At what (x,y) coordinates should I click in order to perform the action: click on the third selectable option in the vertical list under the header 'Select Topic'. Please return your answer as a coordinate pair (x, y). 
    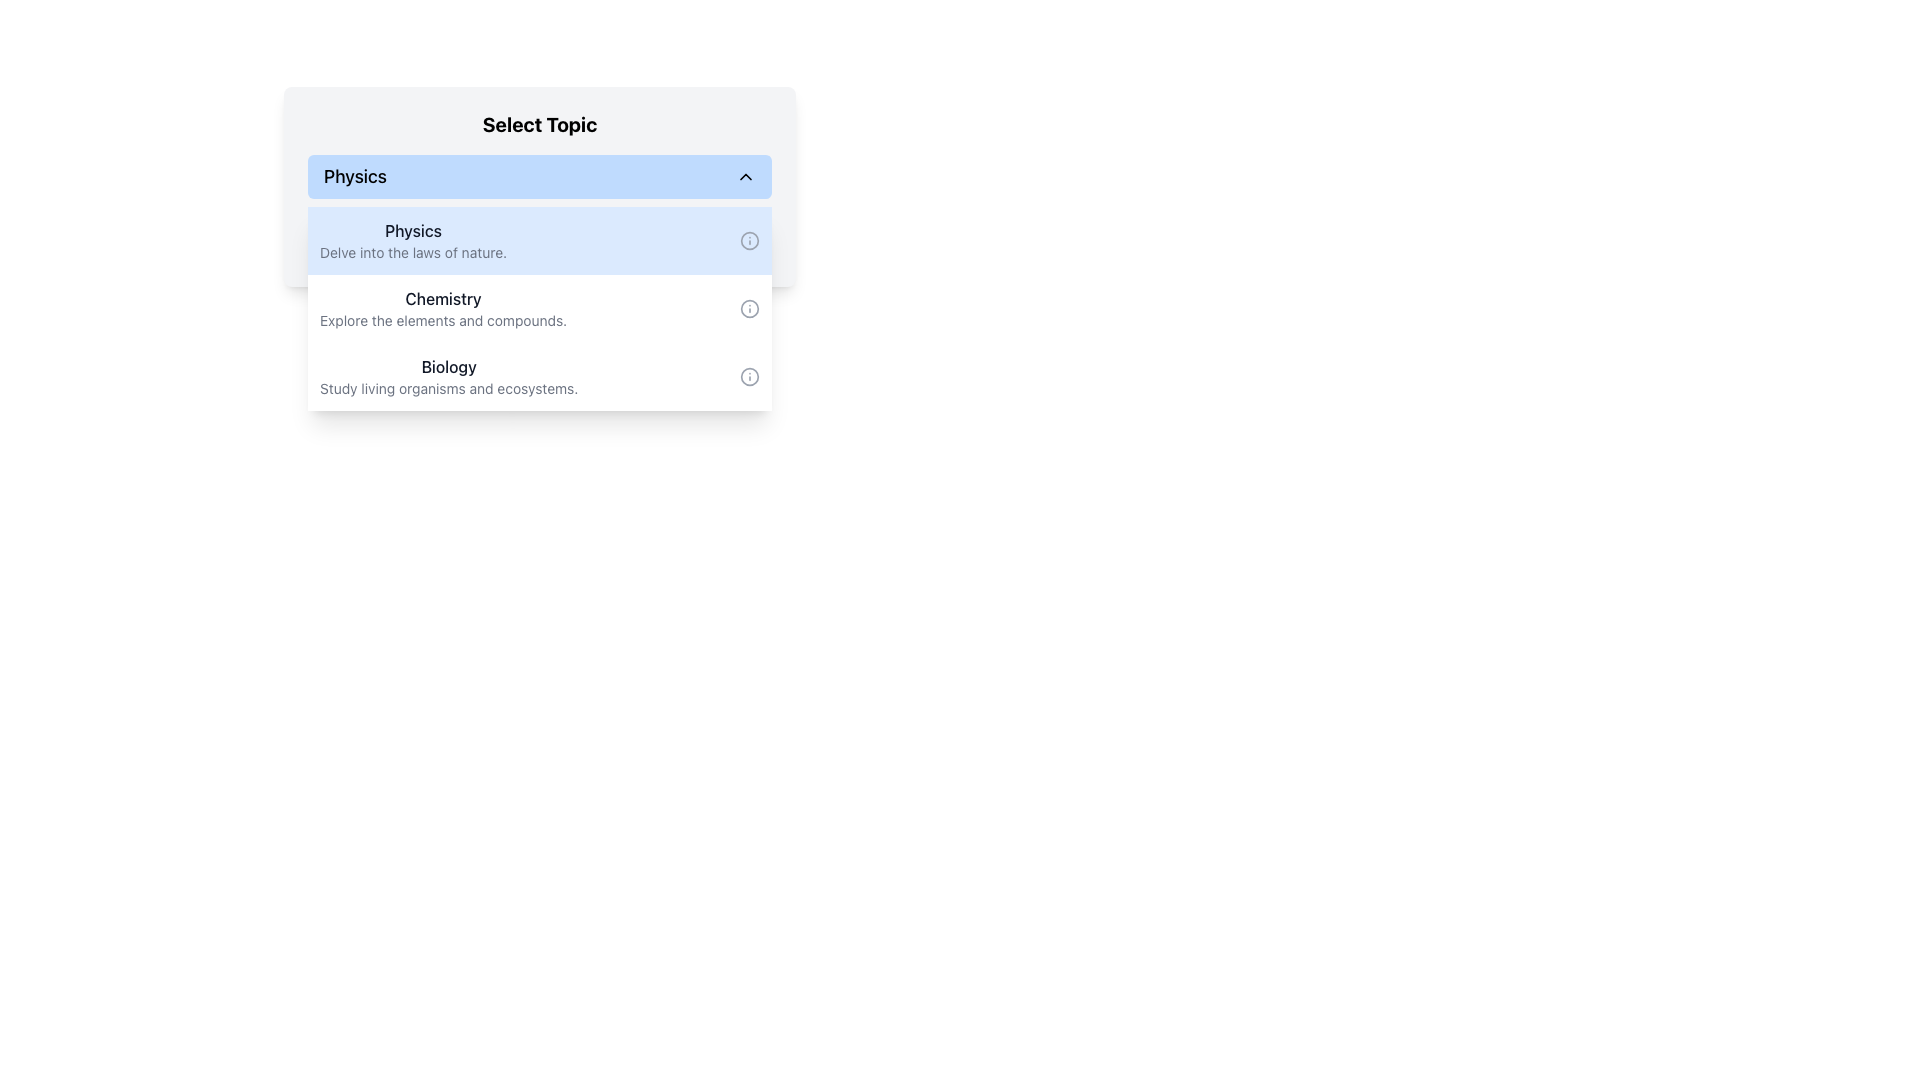
    Looking at the image, I should click on (448, 377).